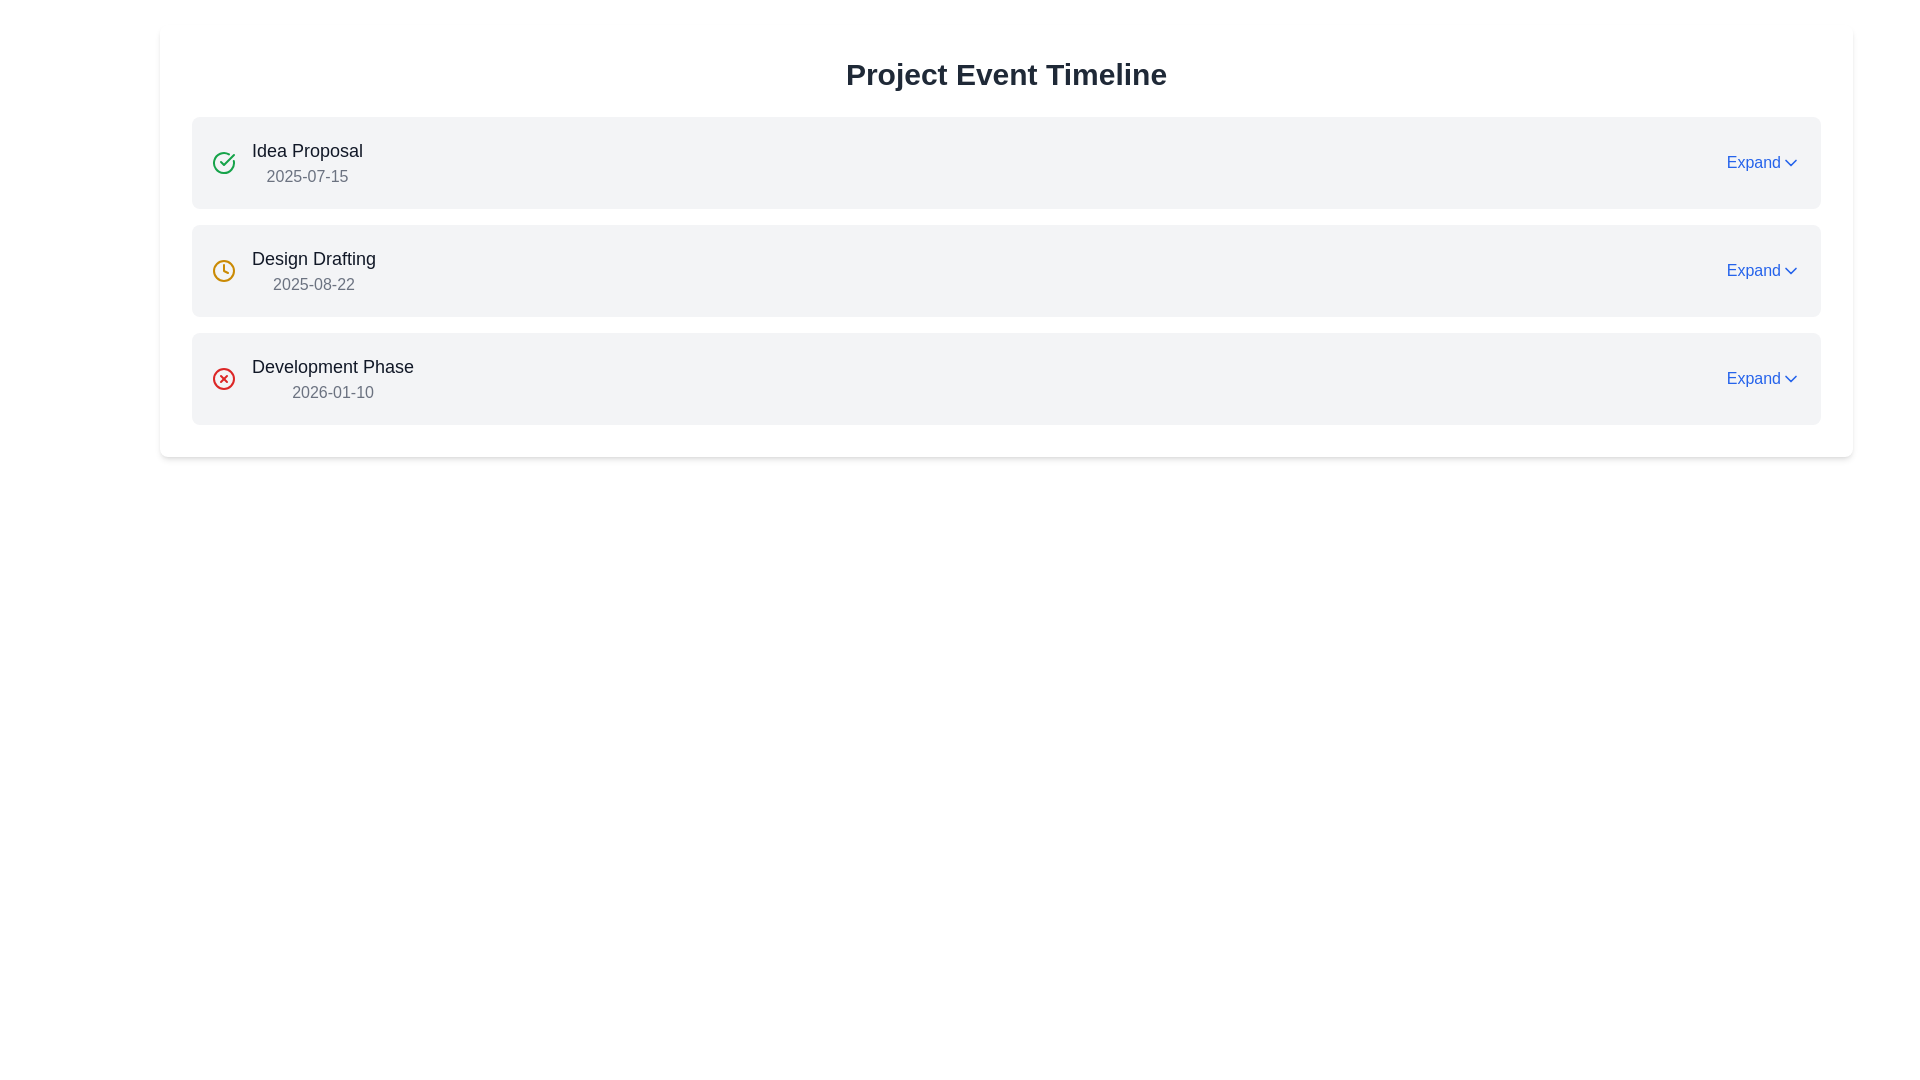 The height and width of the screenshot is (1080, 1920). What do you see at coordinates (286, 161) in the screenshot?
I see `the 'Idea Proposal' list item at the top of the event list` at bounding box center [286, 161].